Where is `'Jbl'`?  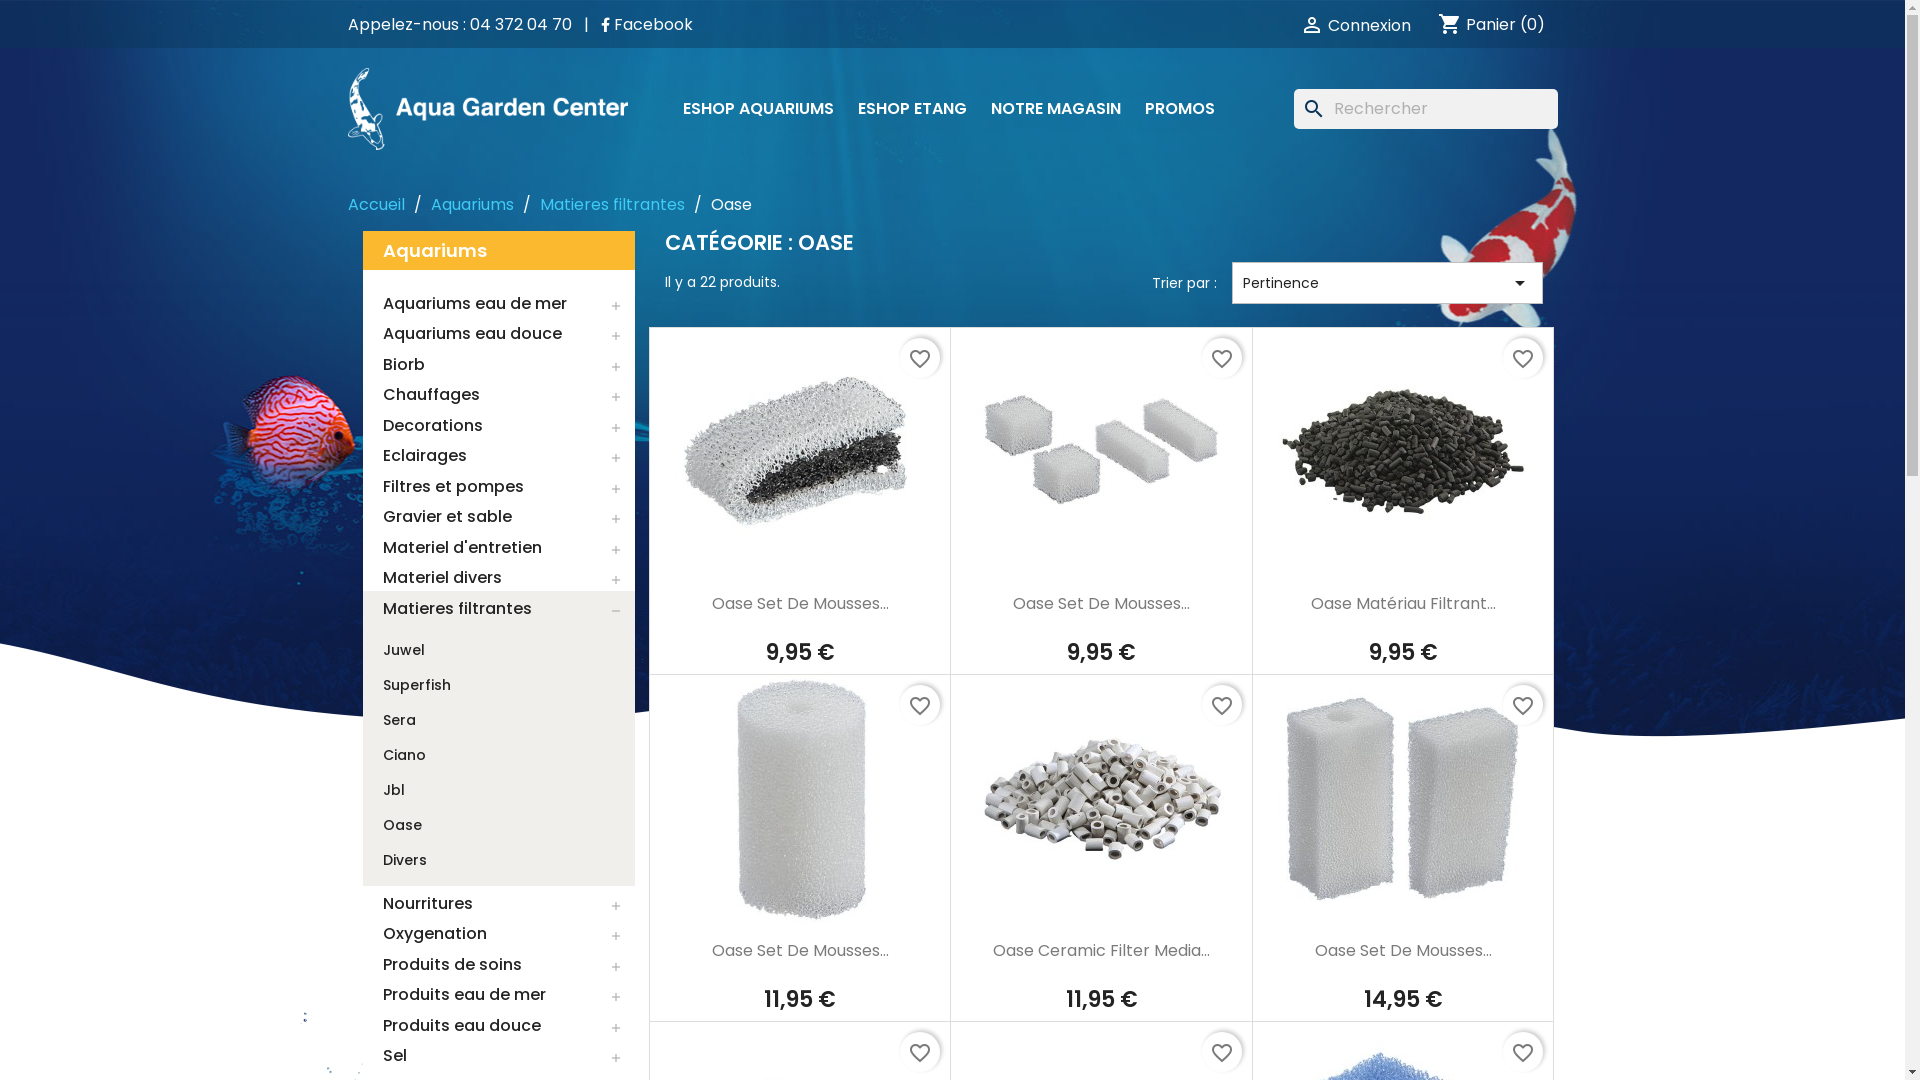
'Jbl' is located at coordinates (393, 789).